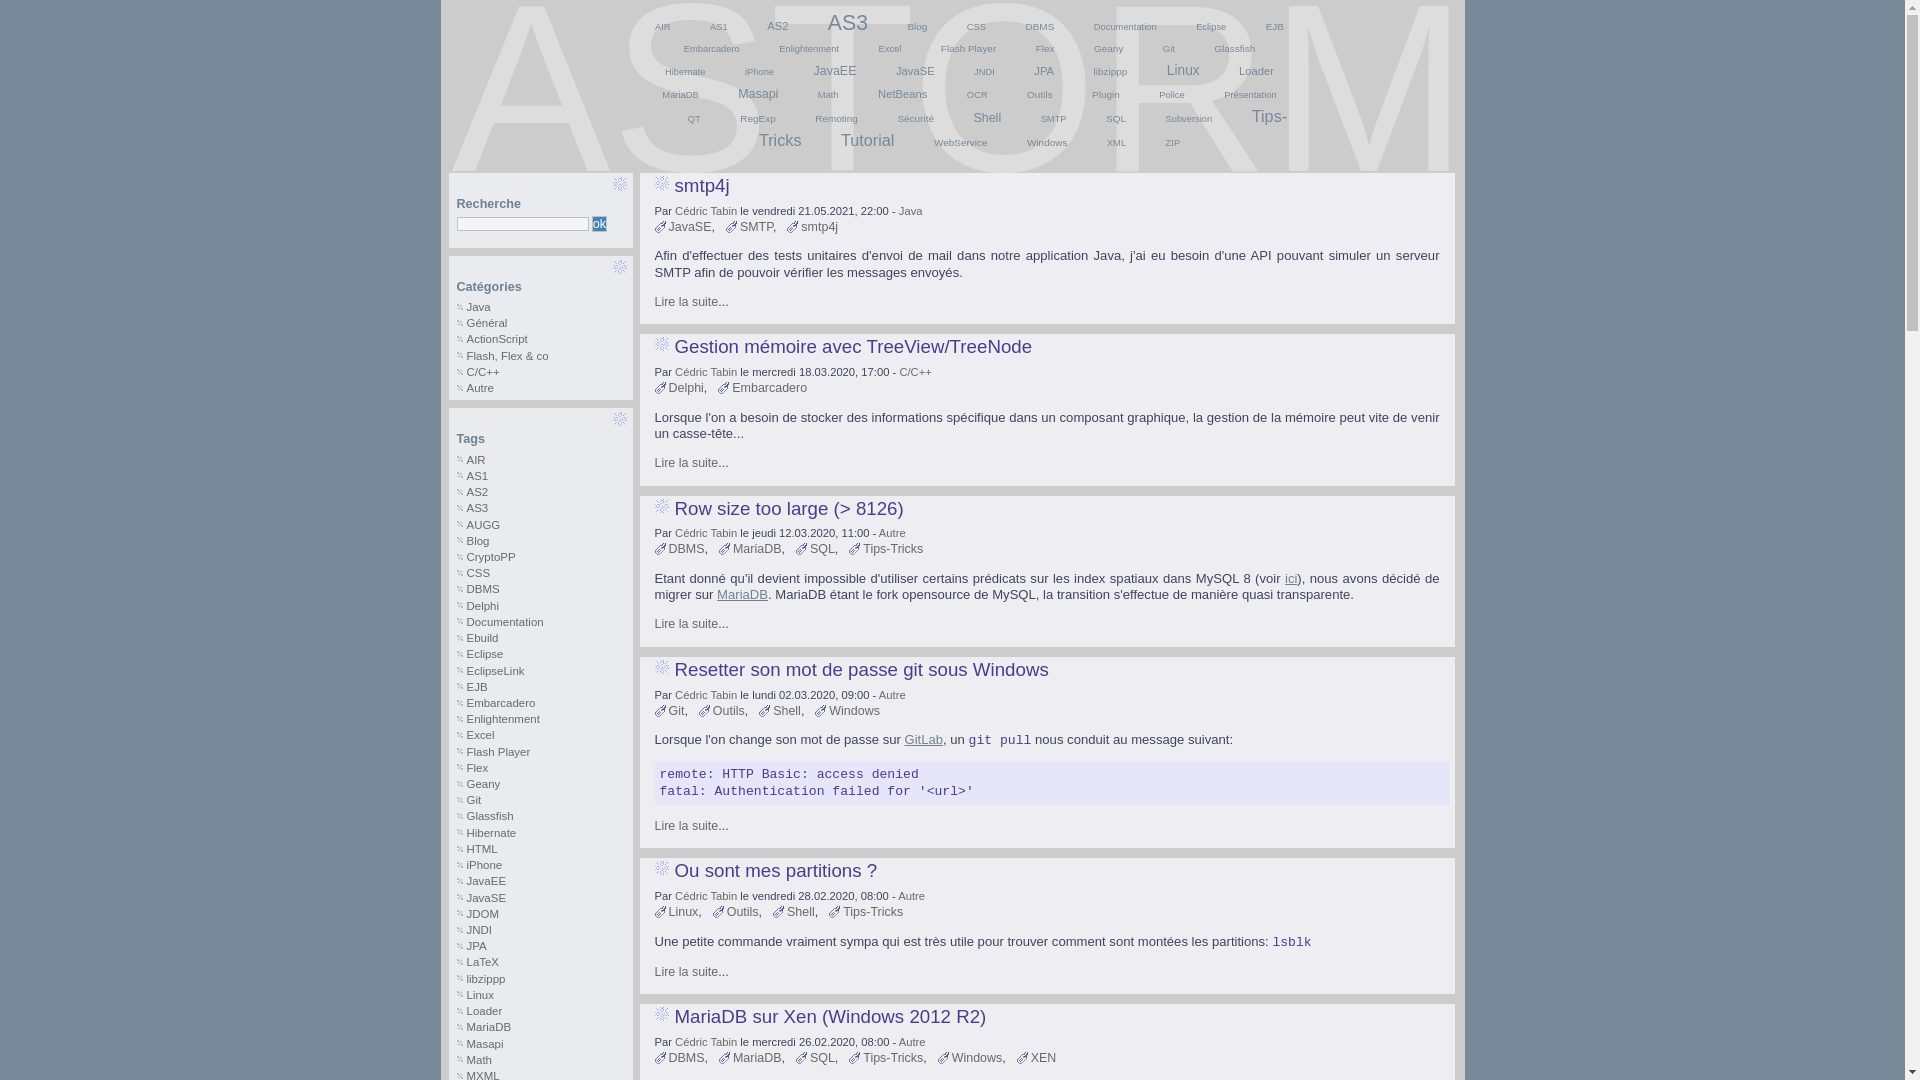 This screenshot has height=1080, width=1920. Describe the element at coordinates (878, 93) in the screenshot. I see `'NetBeans'` at that location.